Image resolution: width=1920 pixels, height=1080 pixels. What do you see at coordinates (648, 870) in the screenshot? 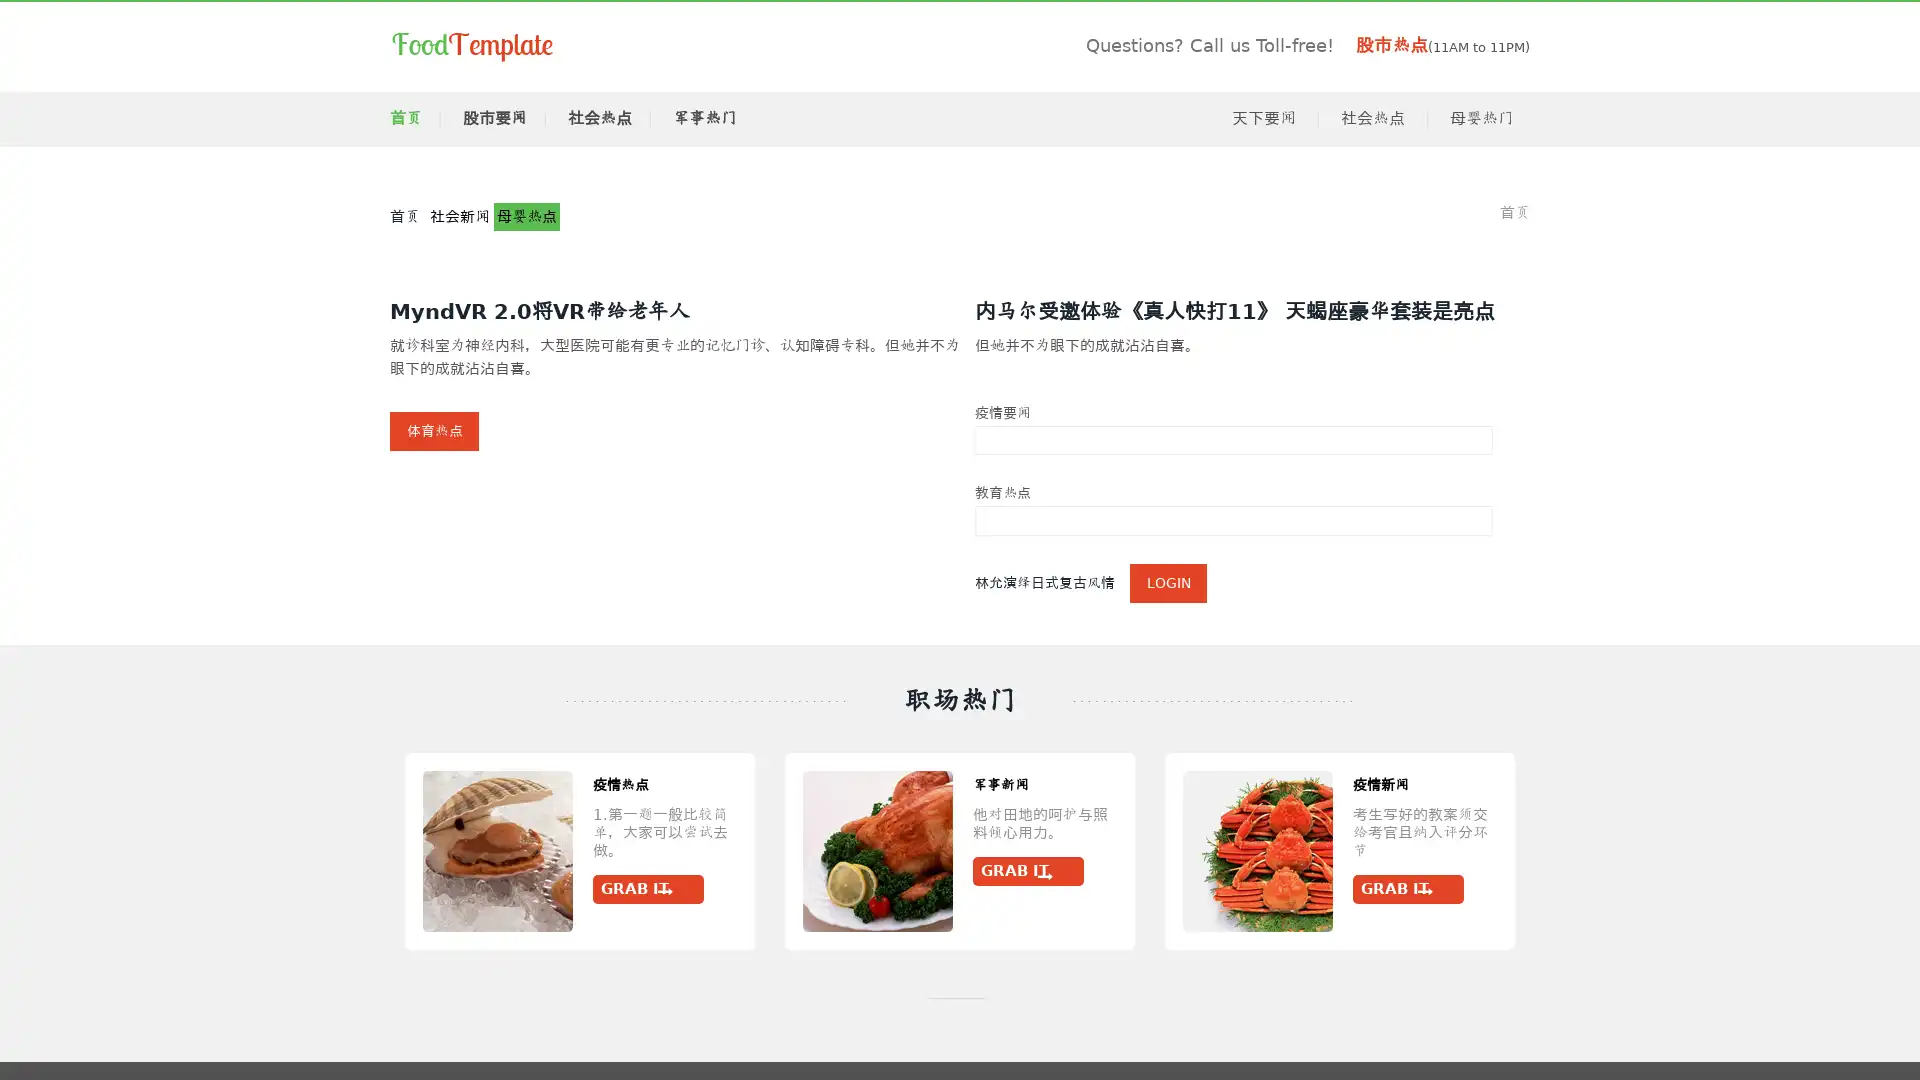
I see `Grab It` at bounding box center [648, 870].